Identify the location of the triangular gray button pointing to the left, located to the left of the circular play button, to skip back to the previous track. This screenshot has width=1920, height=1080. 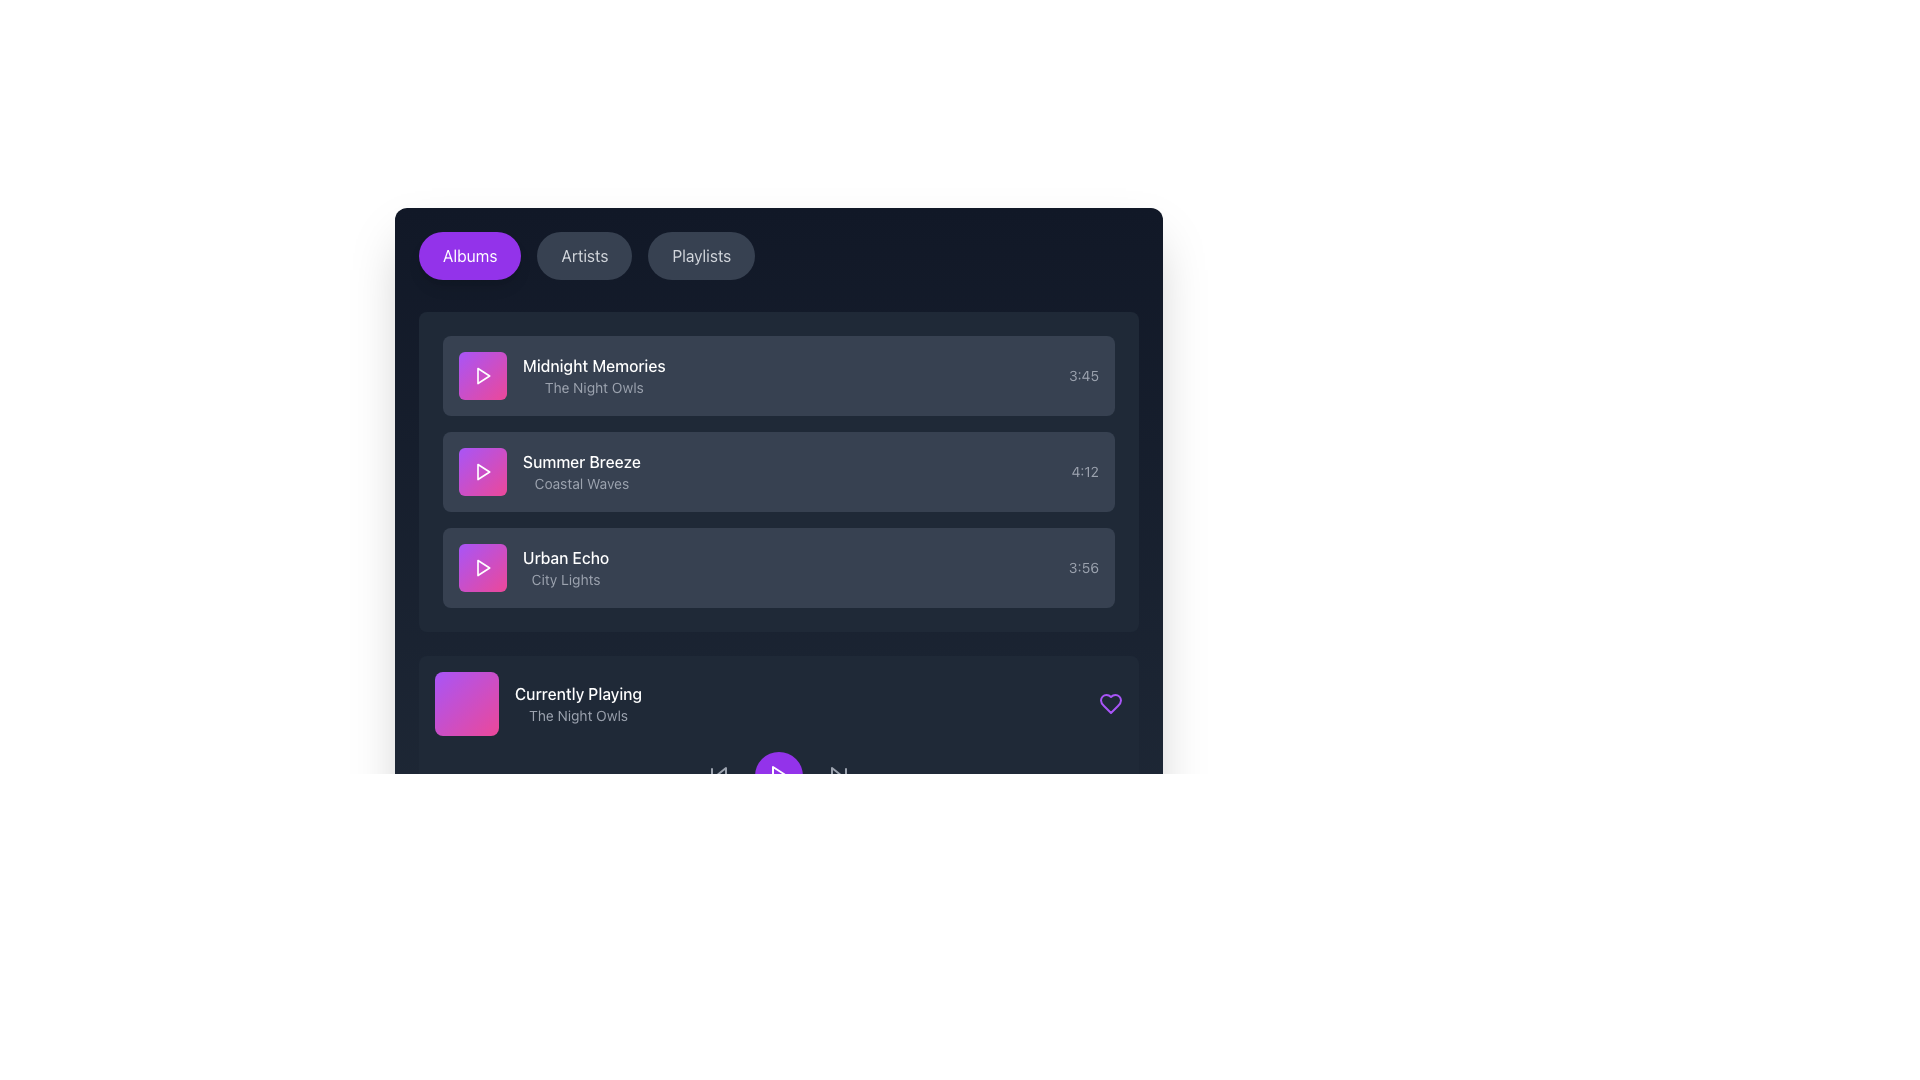
(719, 774).